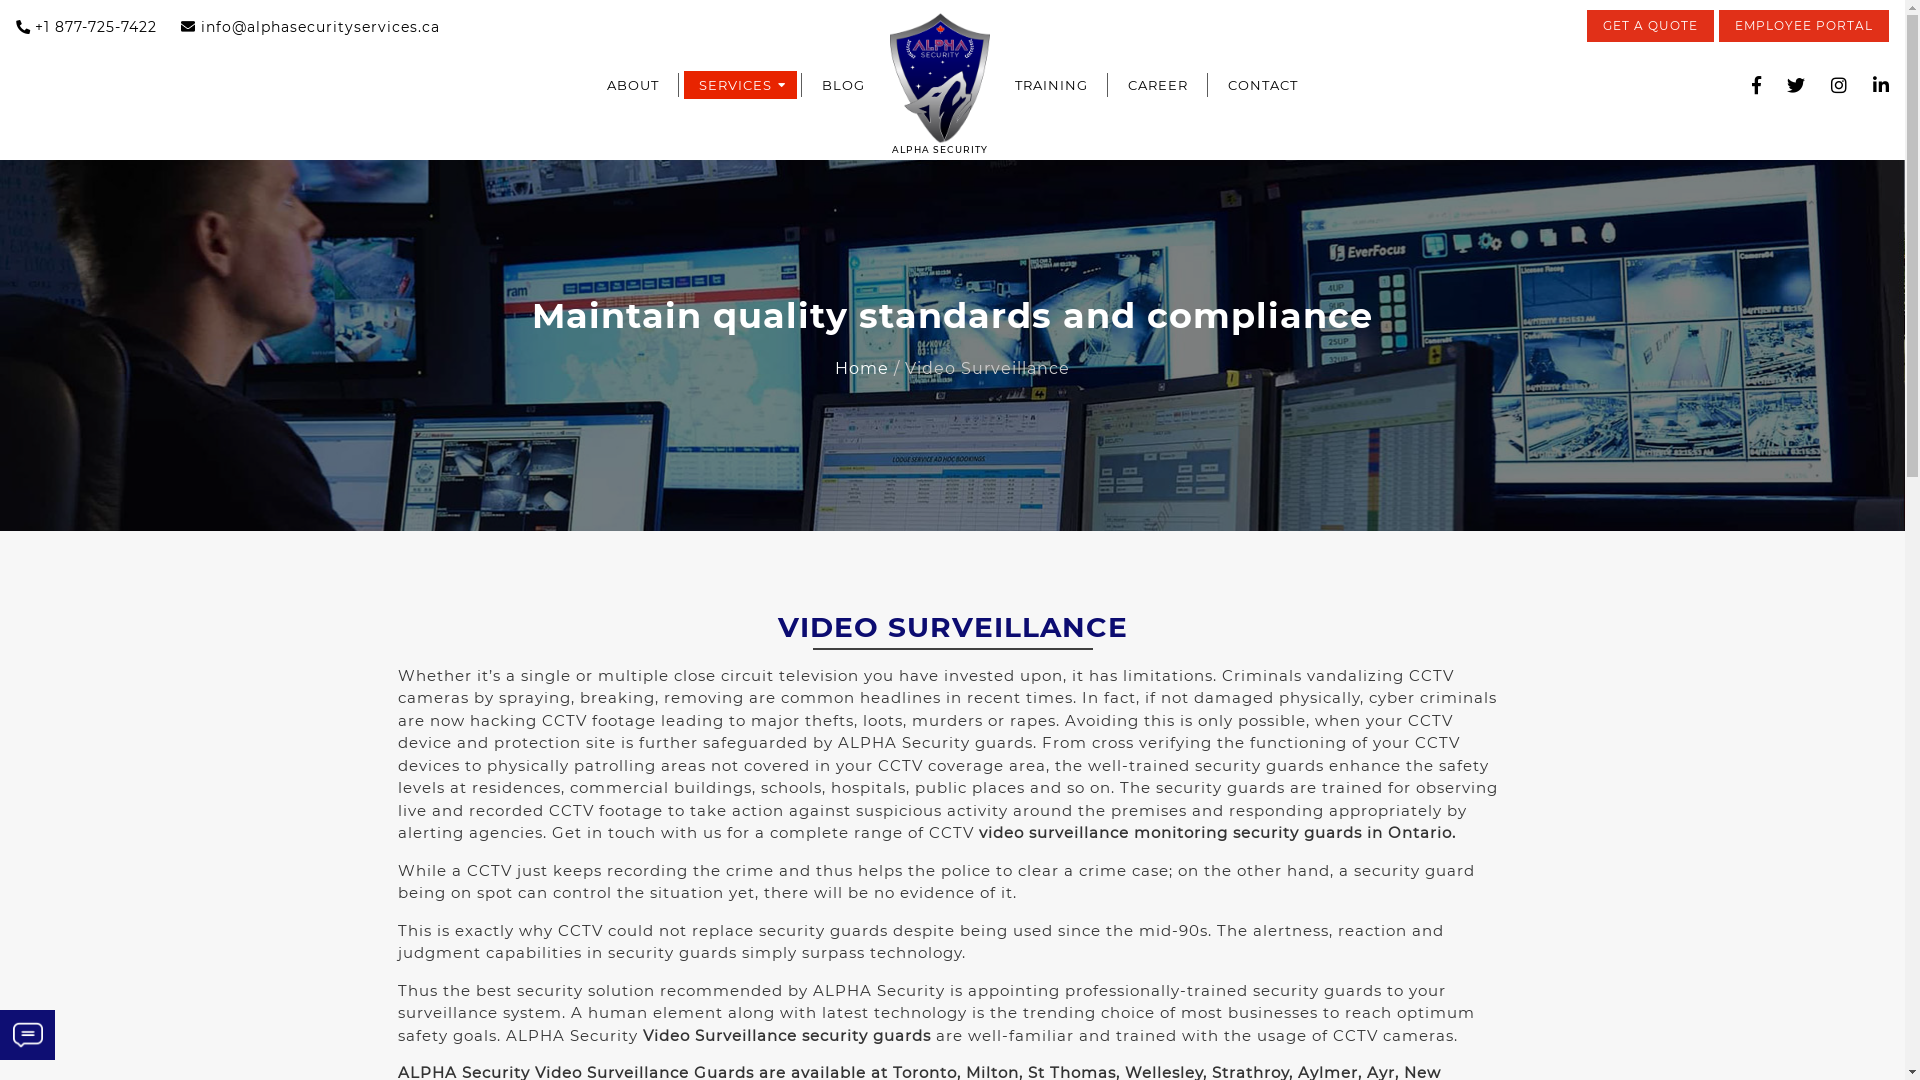 The width and height of the screenshot is (1920, 1080). I want to click on 'ABOUT', so click(632, 83).